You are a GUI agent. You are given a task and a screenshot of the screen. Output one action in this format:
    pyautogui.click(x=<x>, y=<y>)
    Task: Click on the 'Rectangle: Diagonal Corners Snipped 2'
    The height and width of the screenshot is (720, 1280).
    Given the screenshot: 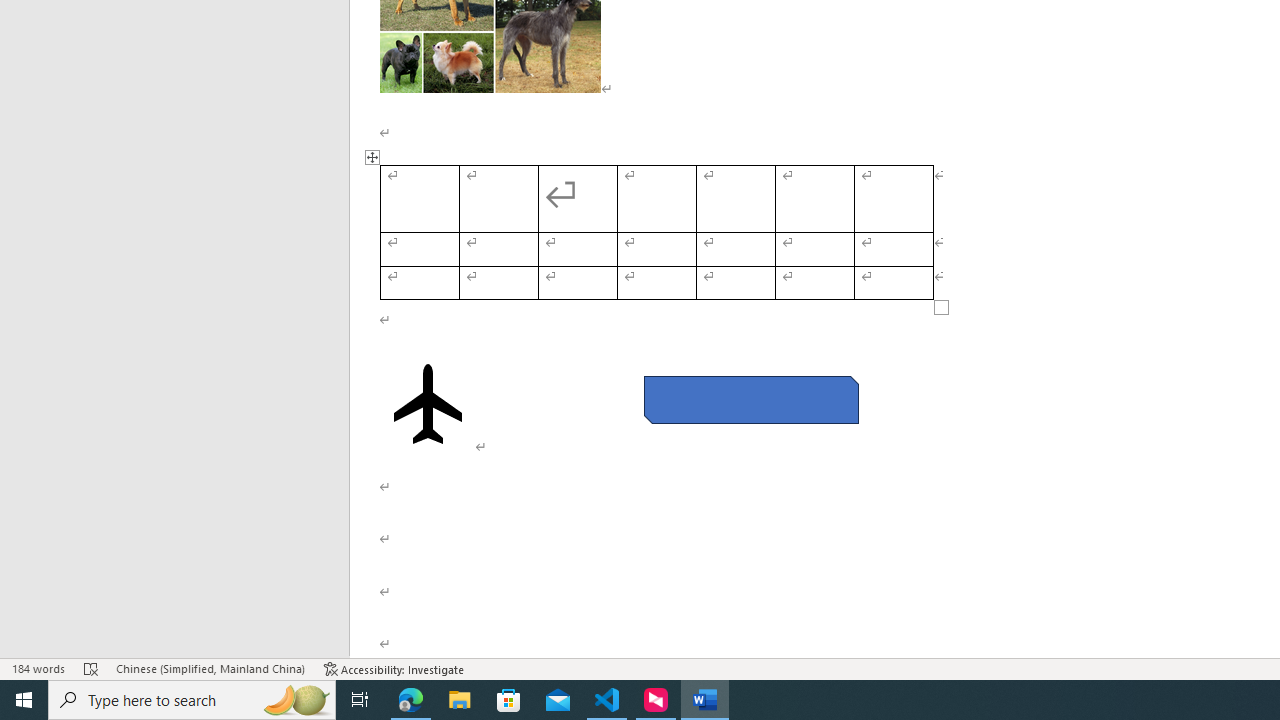 What is the action you would take?
    pyautogui.click(x=750, y=399)
    